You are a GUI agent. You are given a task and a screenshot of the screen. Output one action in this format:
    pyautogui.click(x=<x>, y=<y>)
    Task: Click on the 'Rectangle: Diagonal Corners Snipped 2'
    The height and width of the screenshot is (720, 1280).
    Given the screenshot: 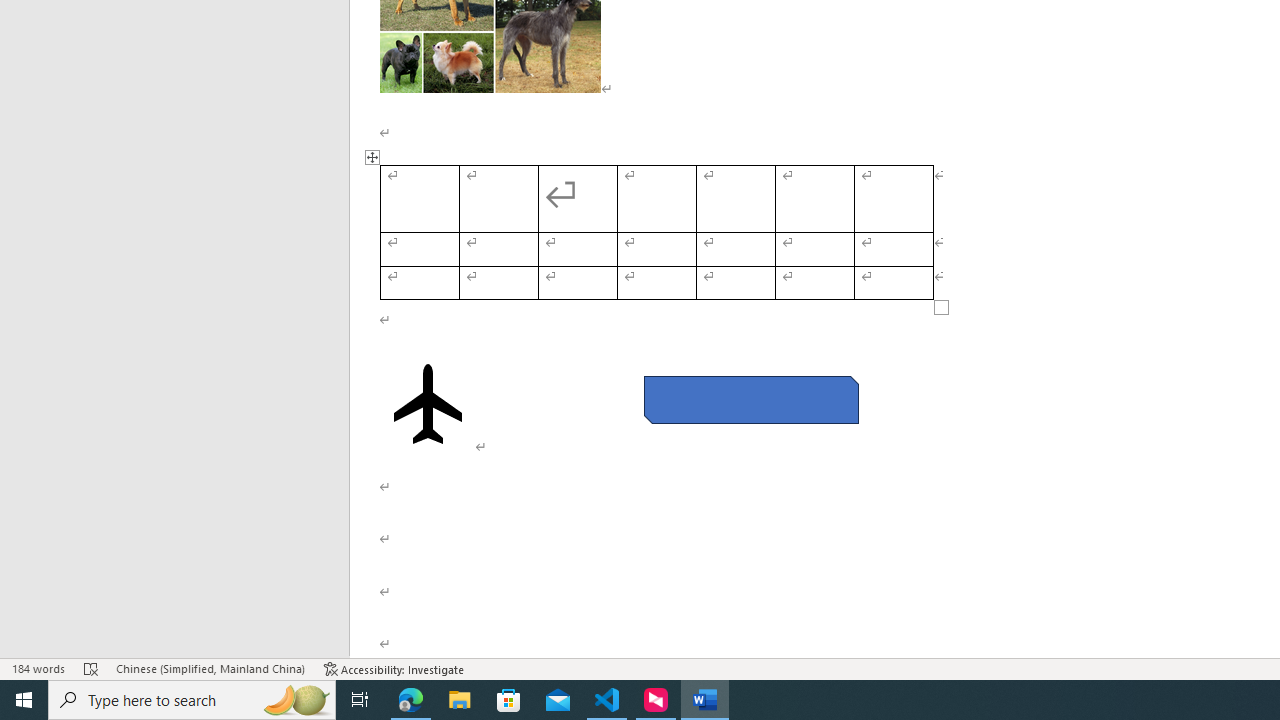 What is the action you would take?
    pyautogui.click(x=750, y=399)
    